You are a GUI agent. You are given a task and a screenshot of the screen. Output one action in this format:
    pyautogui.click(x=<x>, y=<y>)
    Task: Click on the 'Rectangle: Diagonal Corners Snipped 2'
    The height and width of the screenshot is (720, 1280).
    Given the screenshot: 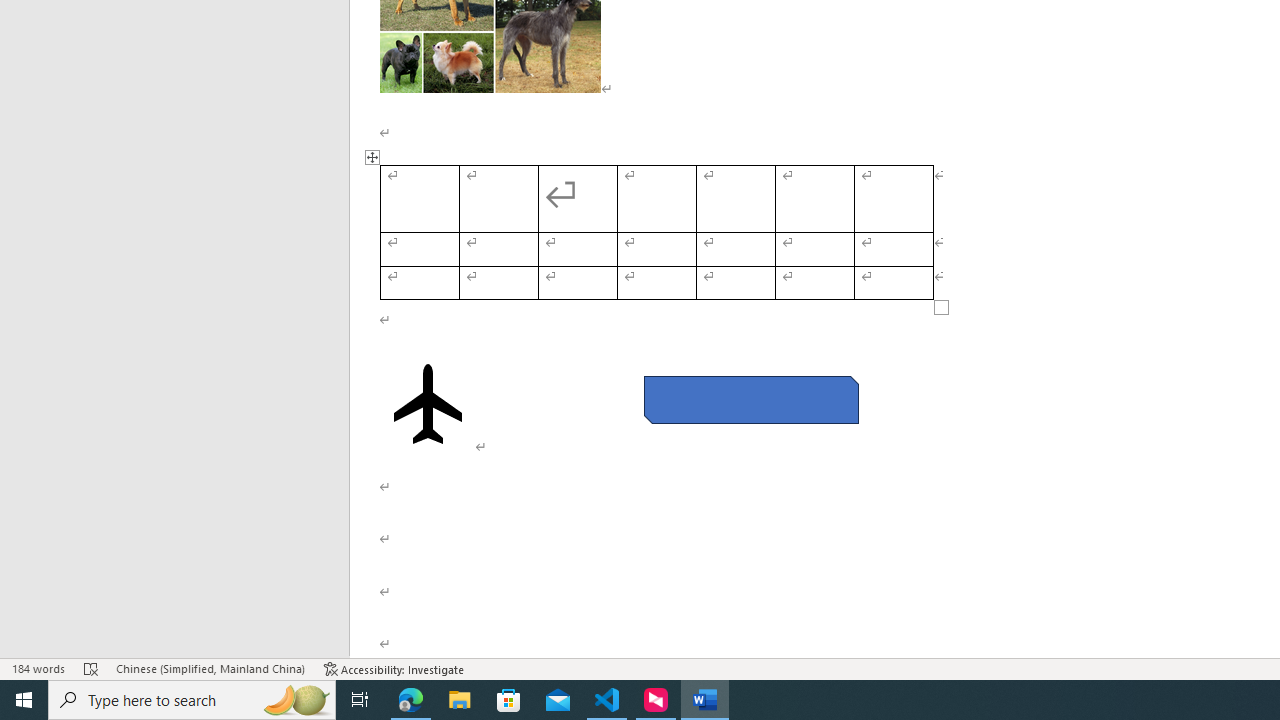 What is the action you would take?
    pyautogui.click(x=750, y=399)
    